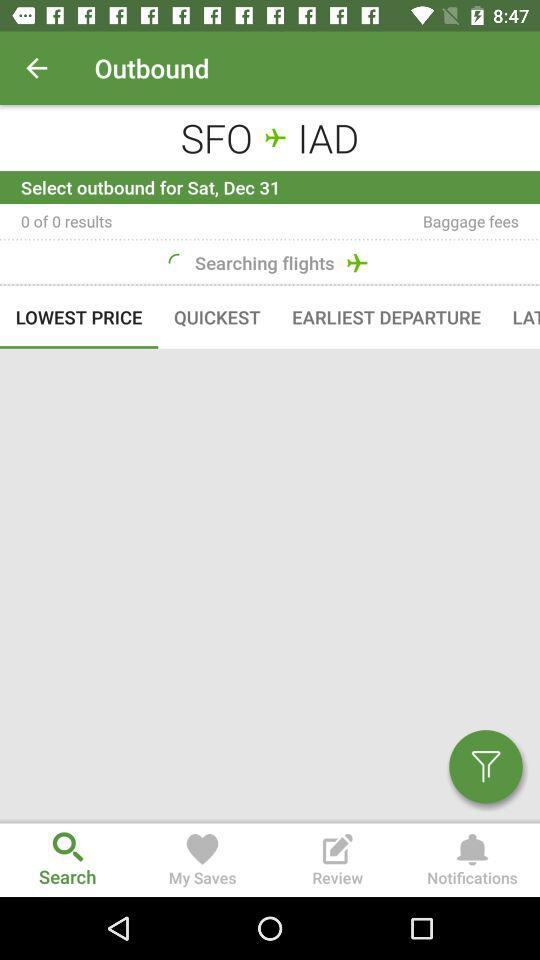 The image size is (540, 960). Describe the element at coordinates (270, 135) in the screenshot. I see `text below text outbound` at that location.